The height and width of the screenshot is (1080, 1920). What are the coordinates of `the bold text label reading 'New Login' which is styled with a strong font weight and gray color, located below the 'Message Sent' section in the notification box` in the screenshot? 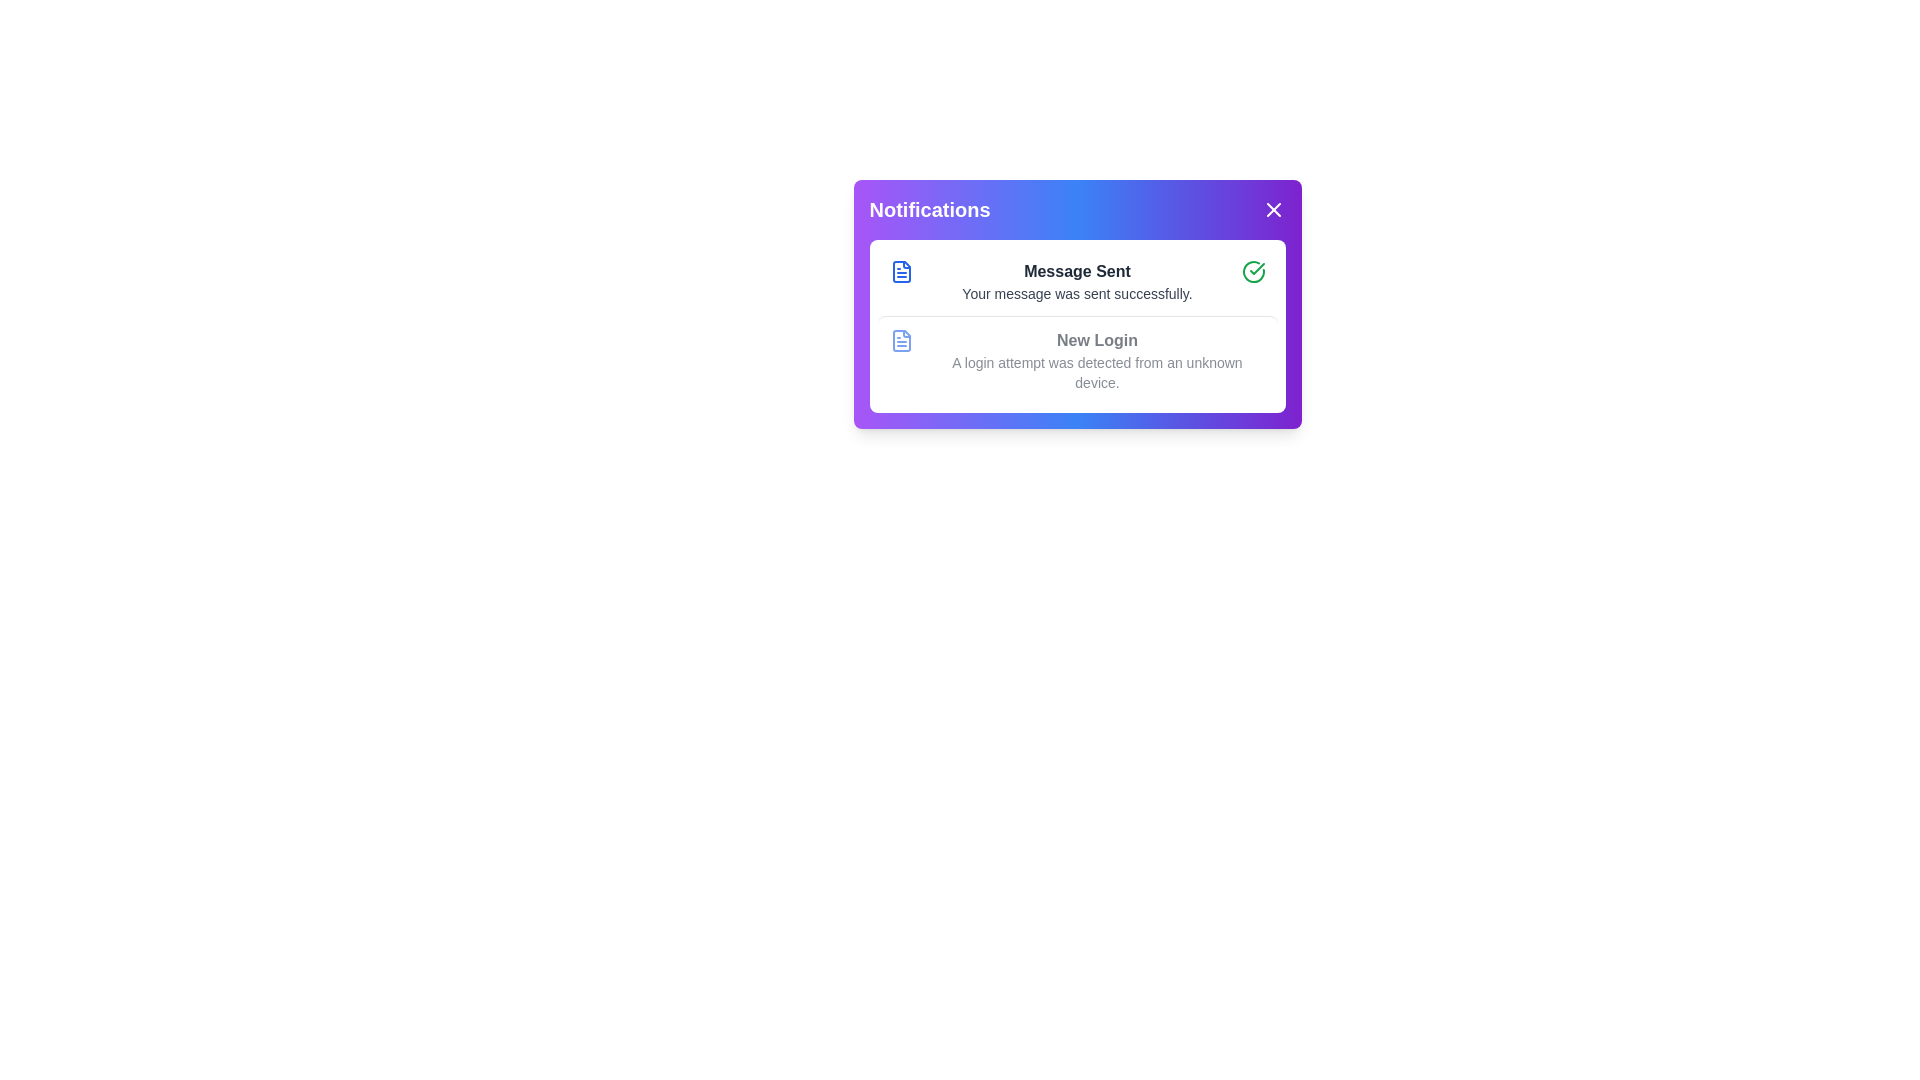 It's located at (1096, 339).